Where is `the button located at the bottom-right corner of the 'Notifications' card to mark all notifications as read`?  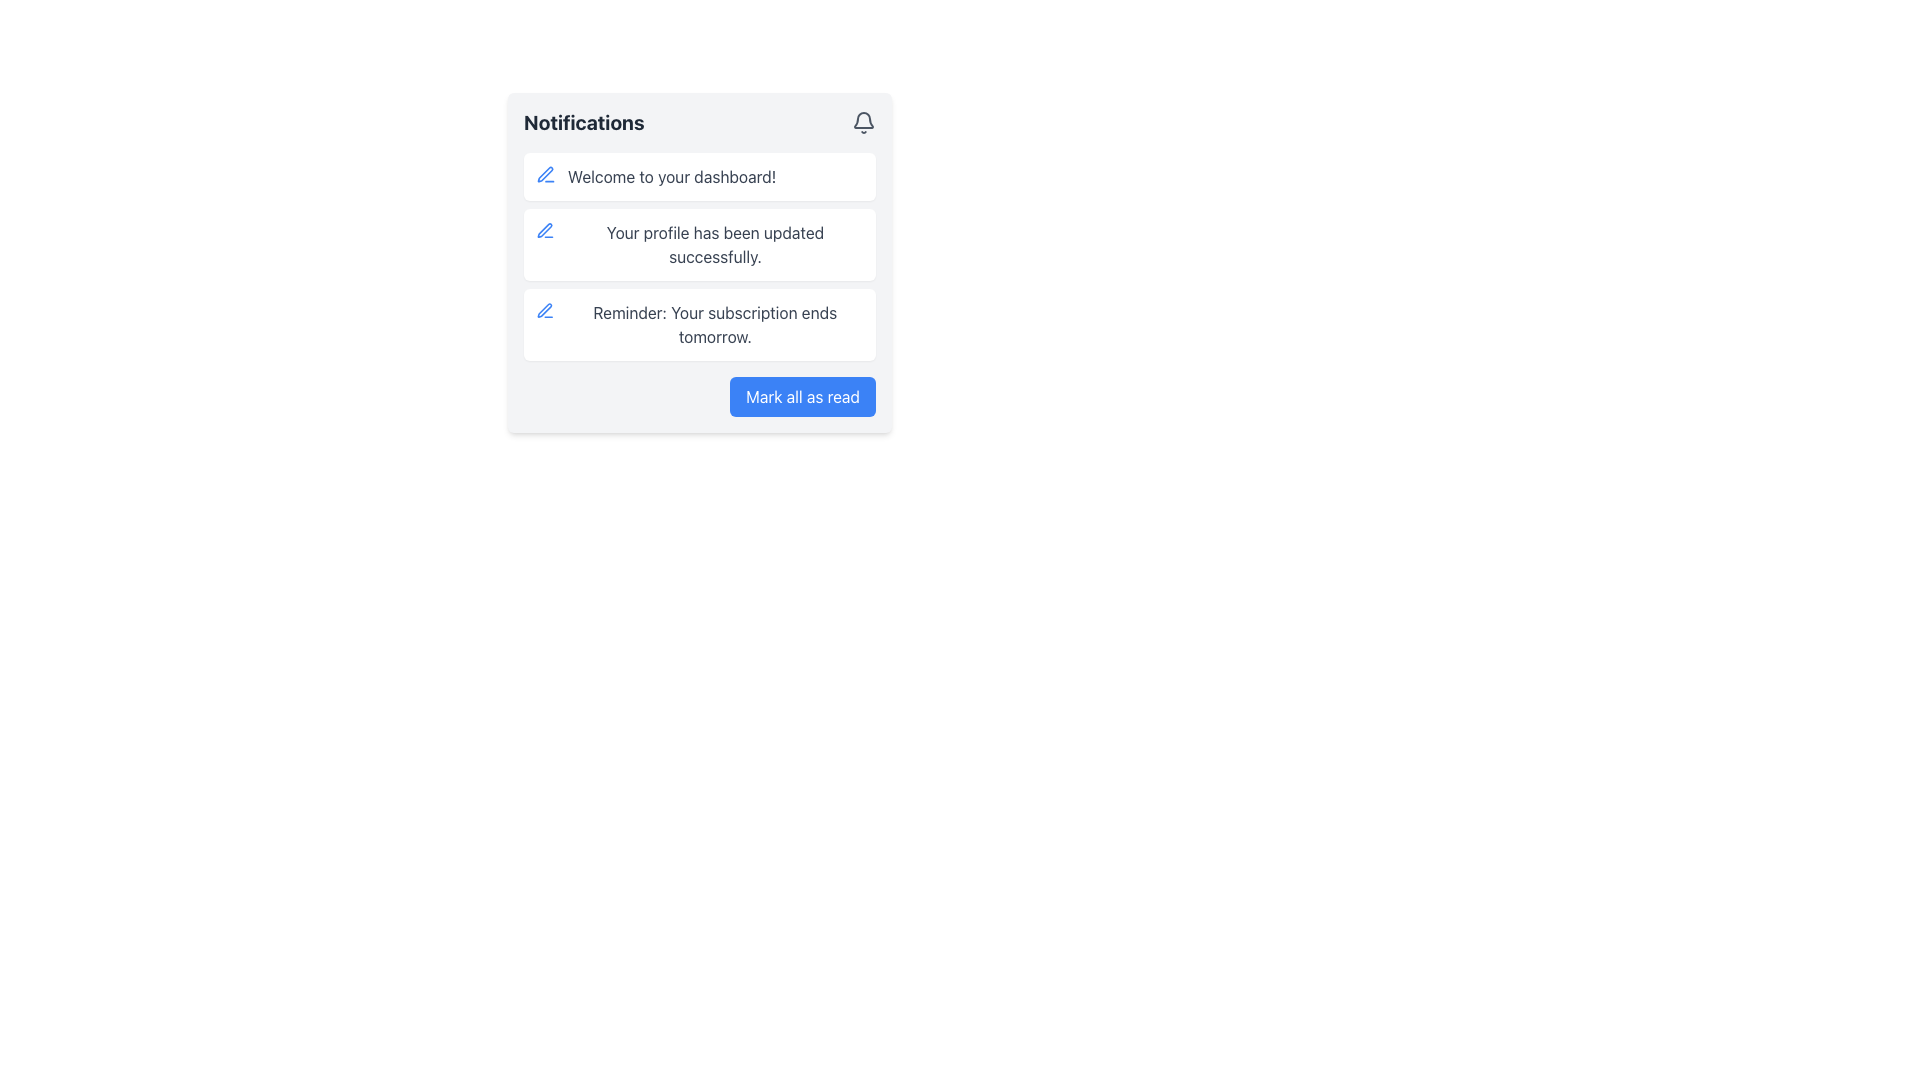
the button located at the bottom-right corner of the 'Notifications' card to mark all notifications as read is located at coordinates (700, 397).